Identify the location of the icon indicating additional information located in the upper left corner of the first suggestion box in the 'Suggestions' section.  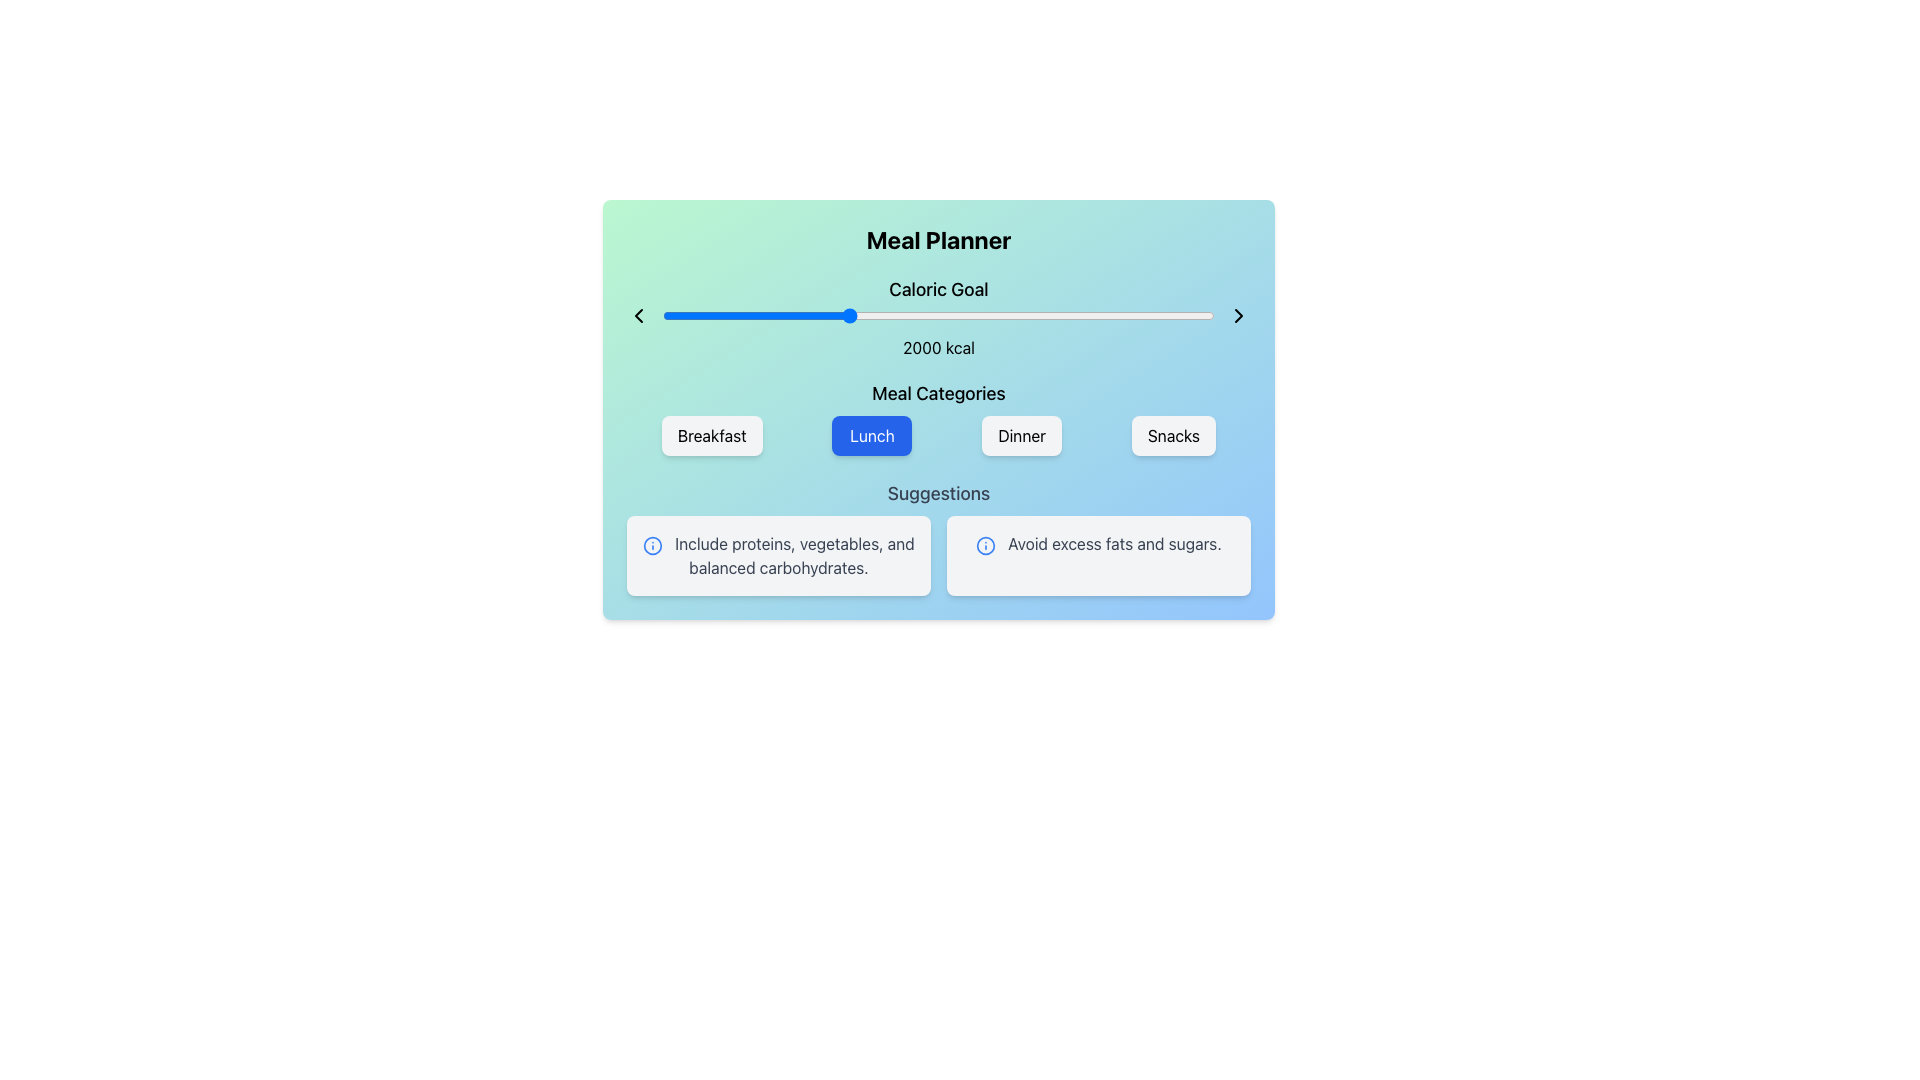
(653, 545).